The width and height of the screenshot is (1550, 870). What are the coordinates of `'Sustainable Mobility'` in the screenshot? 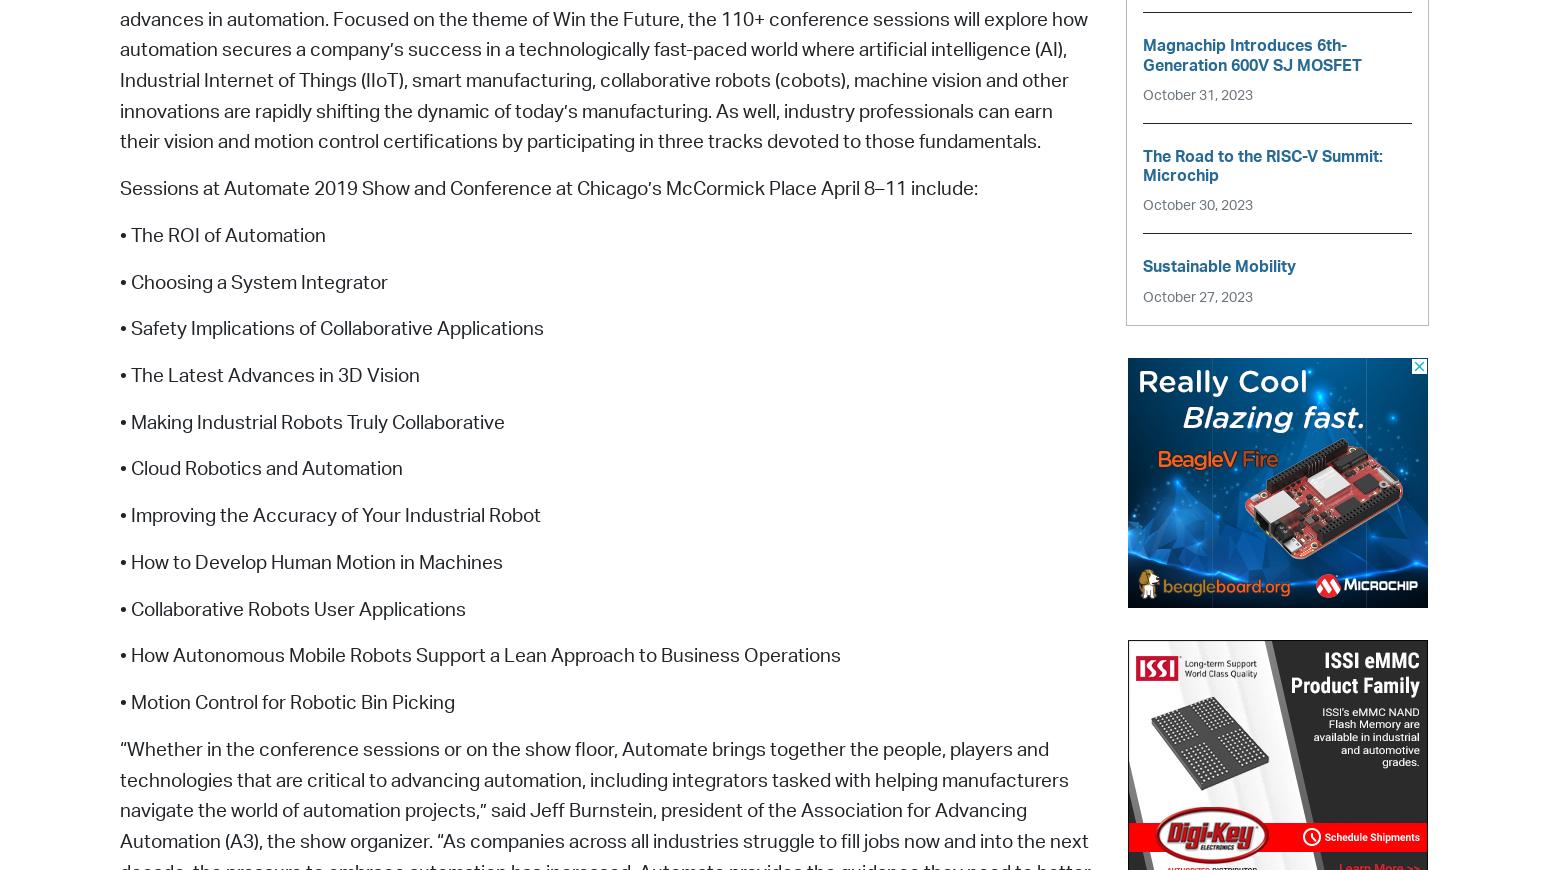 It's located at (1219, 267).